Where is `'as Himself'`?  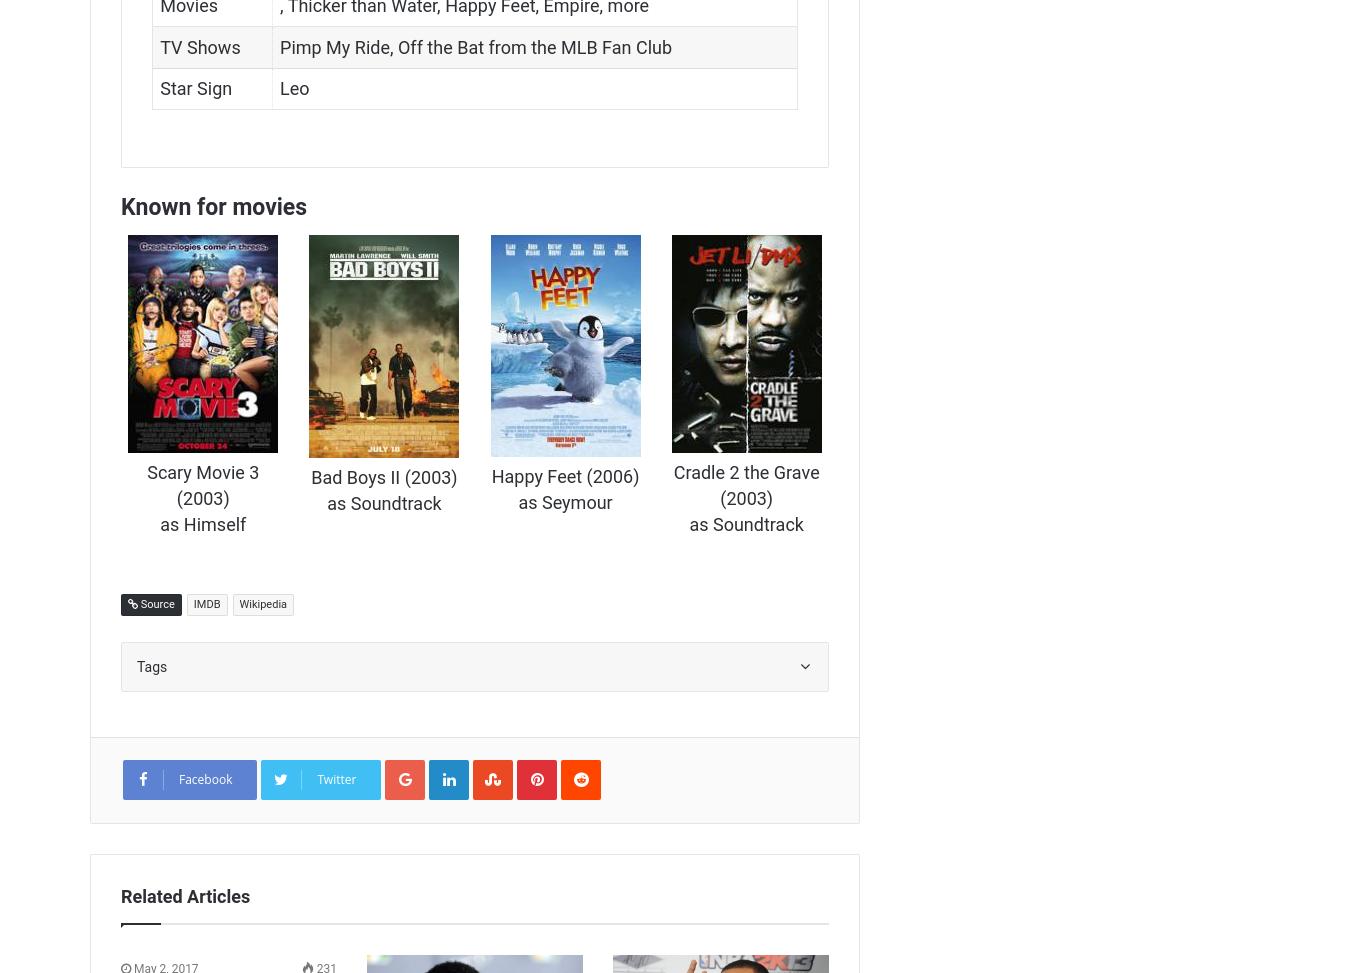 'as Himself' is located at coordinates (203, 522).